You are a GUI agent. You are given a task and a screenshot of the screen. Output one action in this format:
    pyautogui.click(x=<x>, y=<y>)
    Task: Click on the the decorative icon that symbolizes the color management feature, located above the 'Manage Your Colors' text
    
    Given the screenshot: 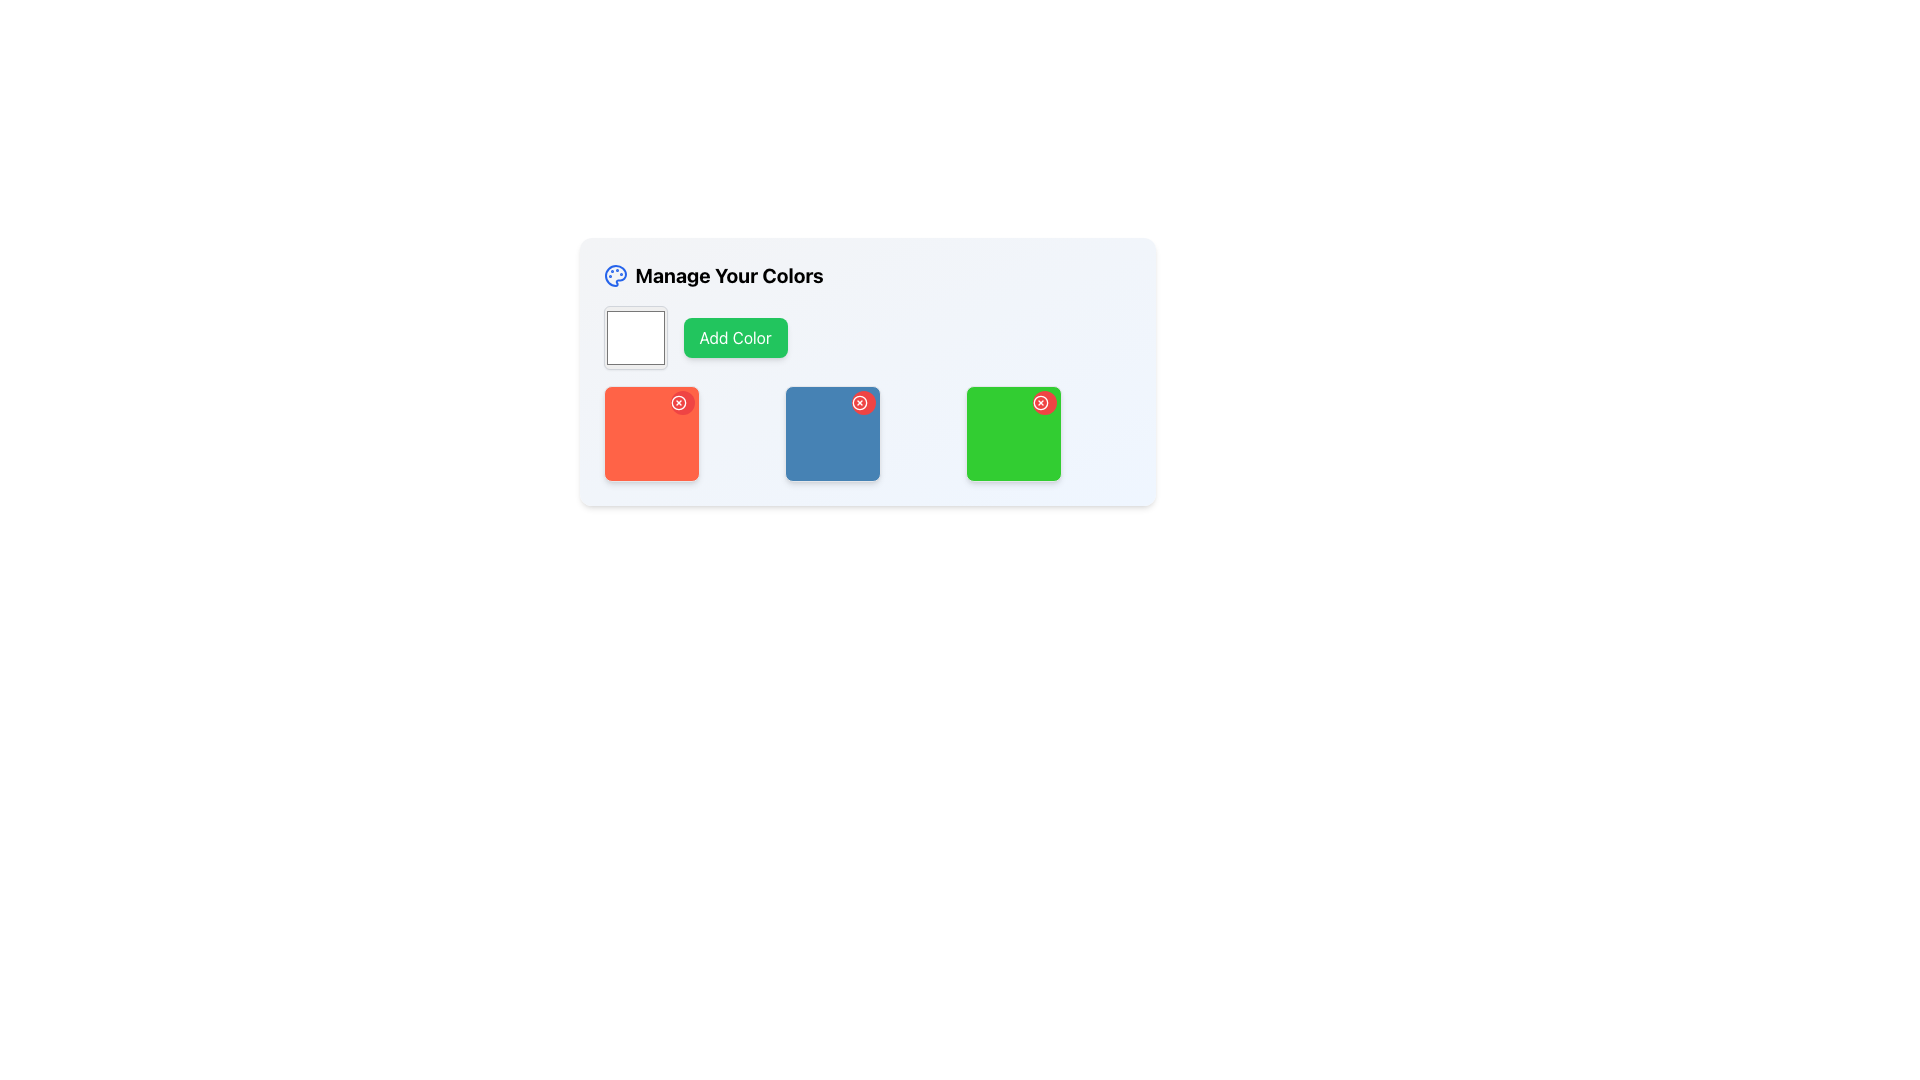 What is the action you would take?
    pyautogui.click(x=614, y=276)
    